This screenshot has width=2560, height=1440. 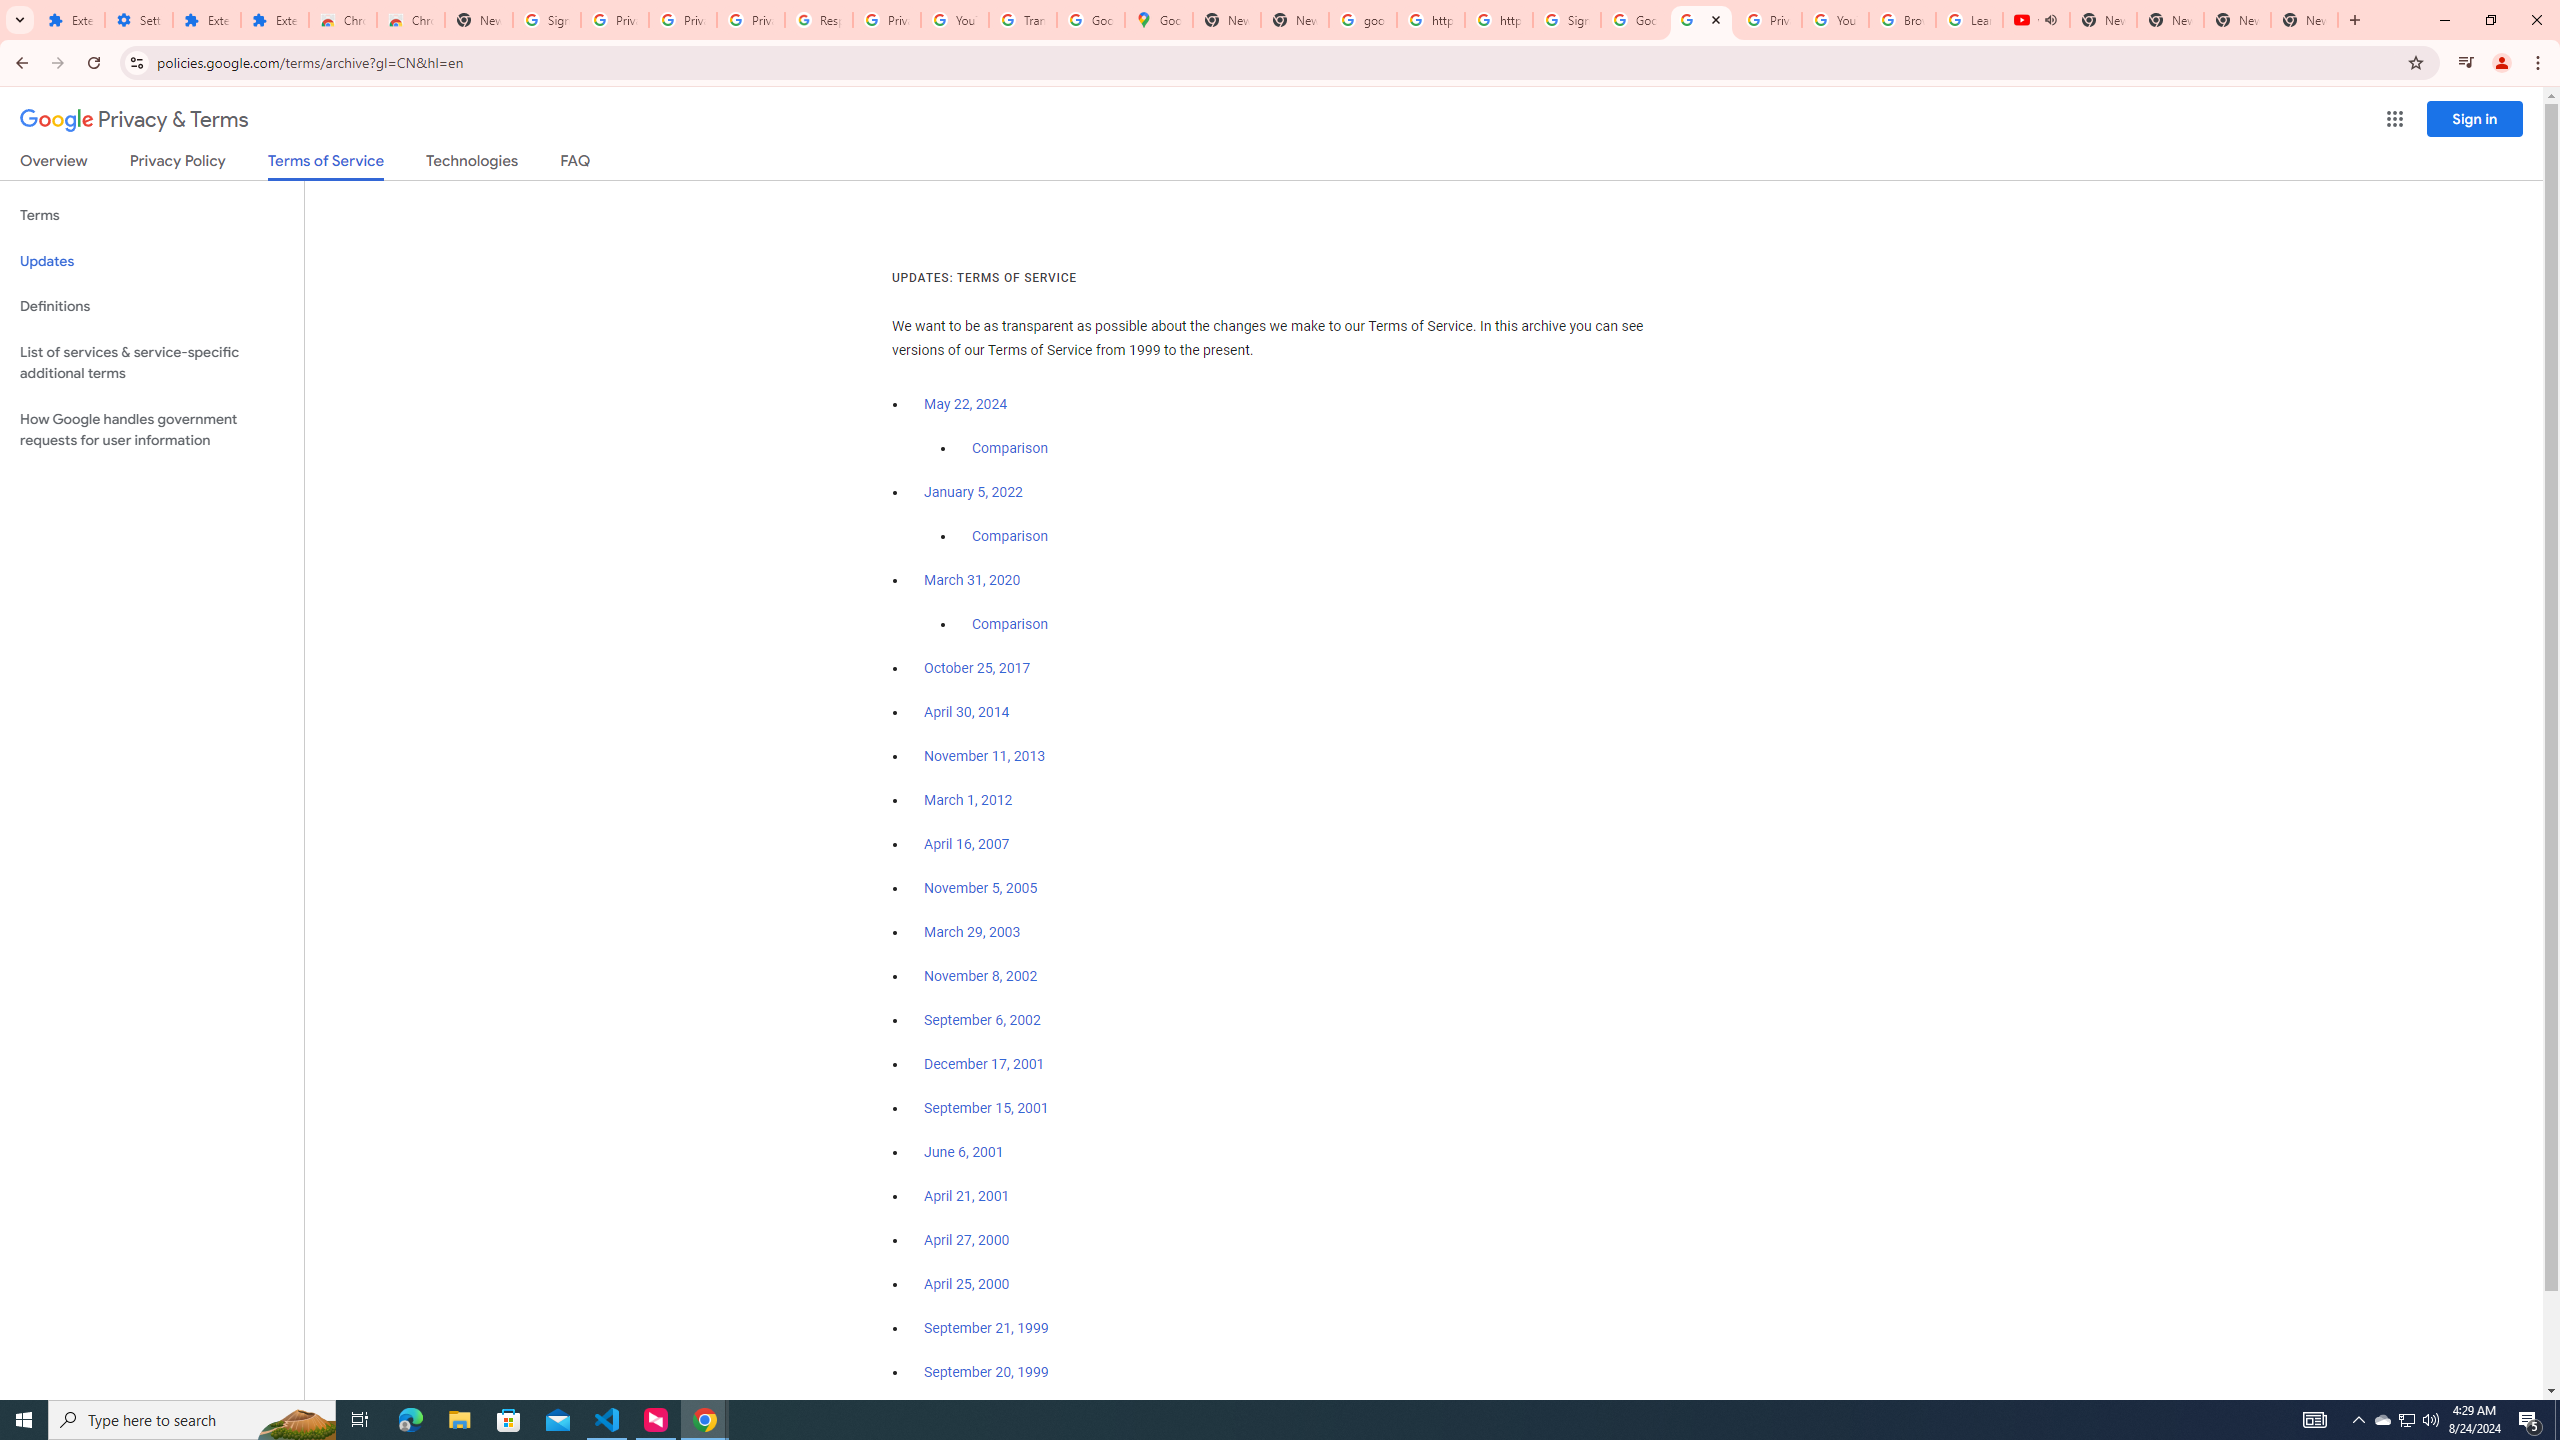 What do you see at coordinates (1497, 19) in the screenshot?
I see `'https://scholar.google.com/'` at bounding box center [1497, 19].